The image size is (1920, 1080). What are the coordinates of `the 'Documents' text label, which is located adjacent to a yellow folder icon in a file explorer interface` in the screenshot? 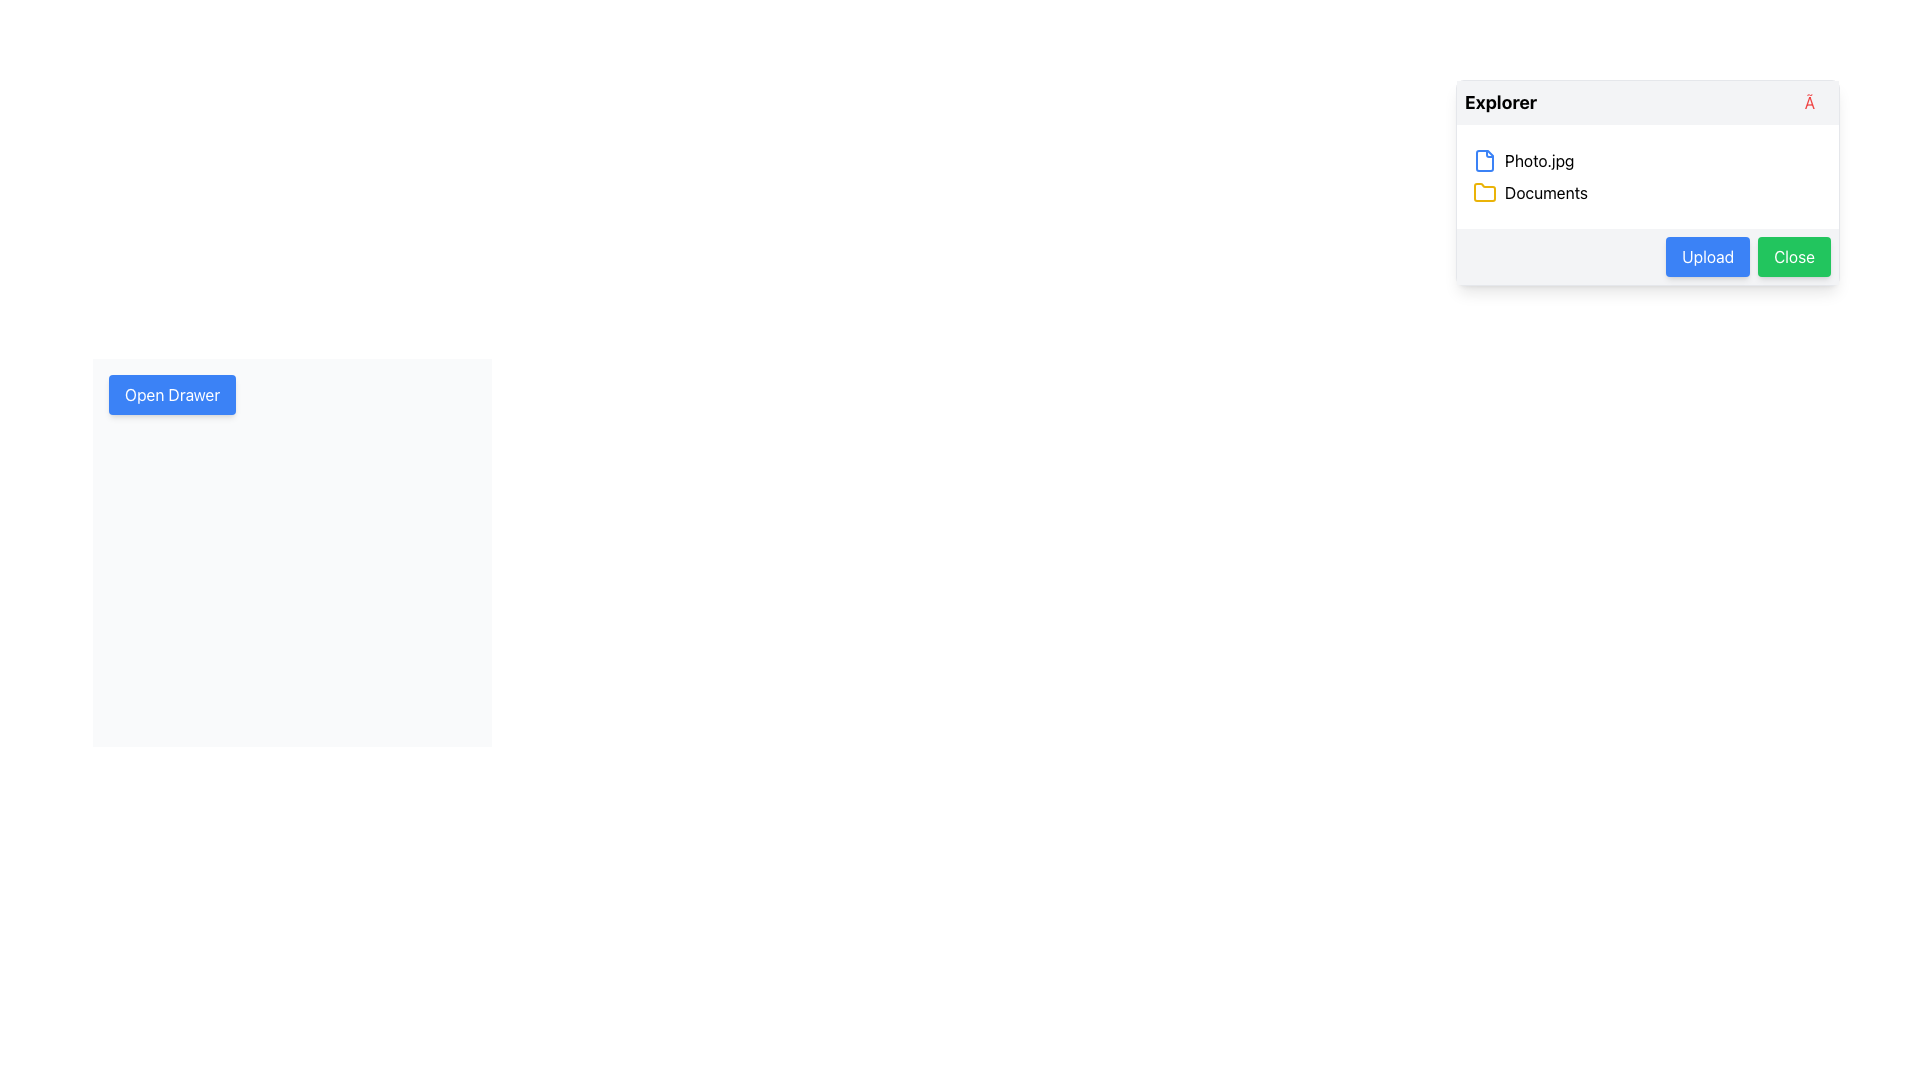 It's located at (1545, 192).